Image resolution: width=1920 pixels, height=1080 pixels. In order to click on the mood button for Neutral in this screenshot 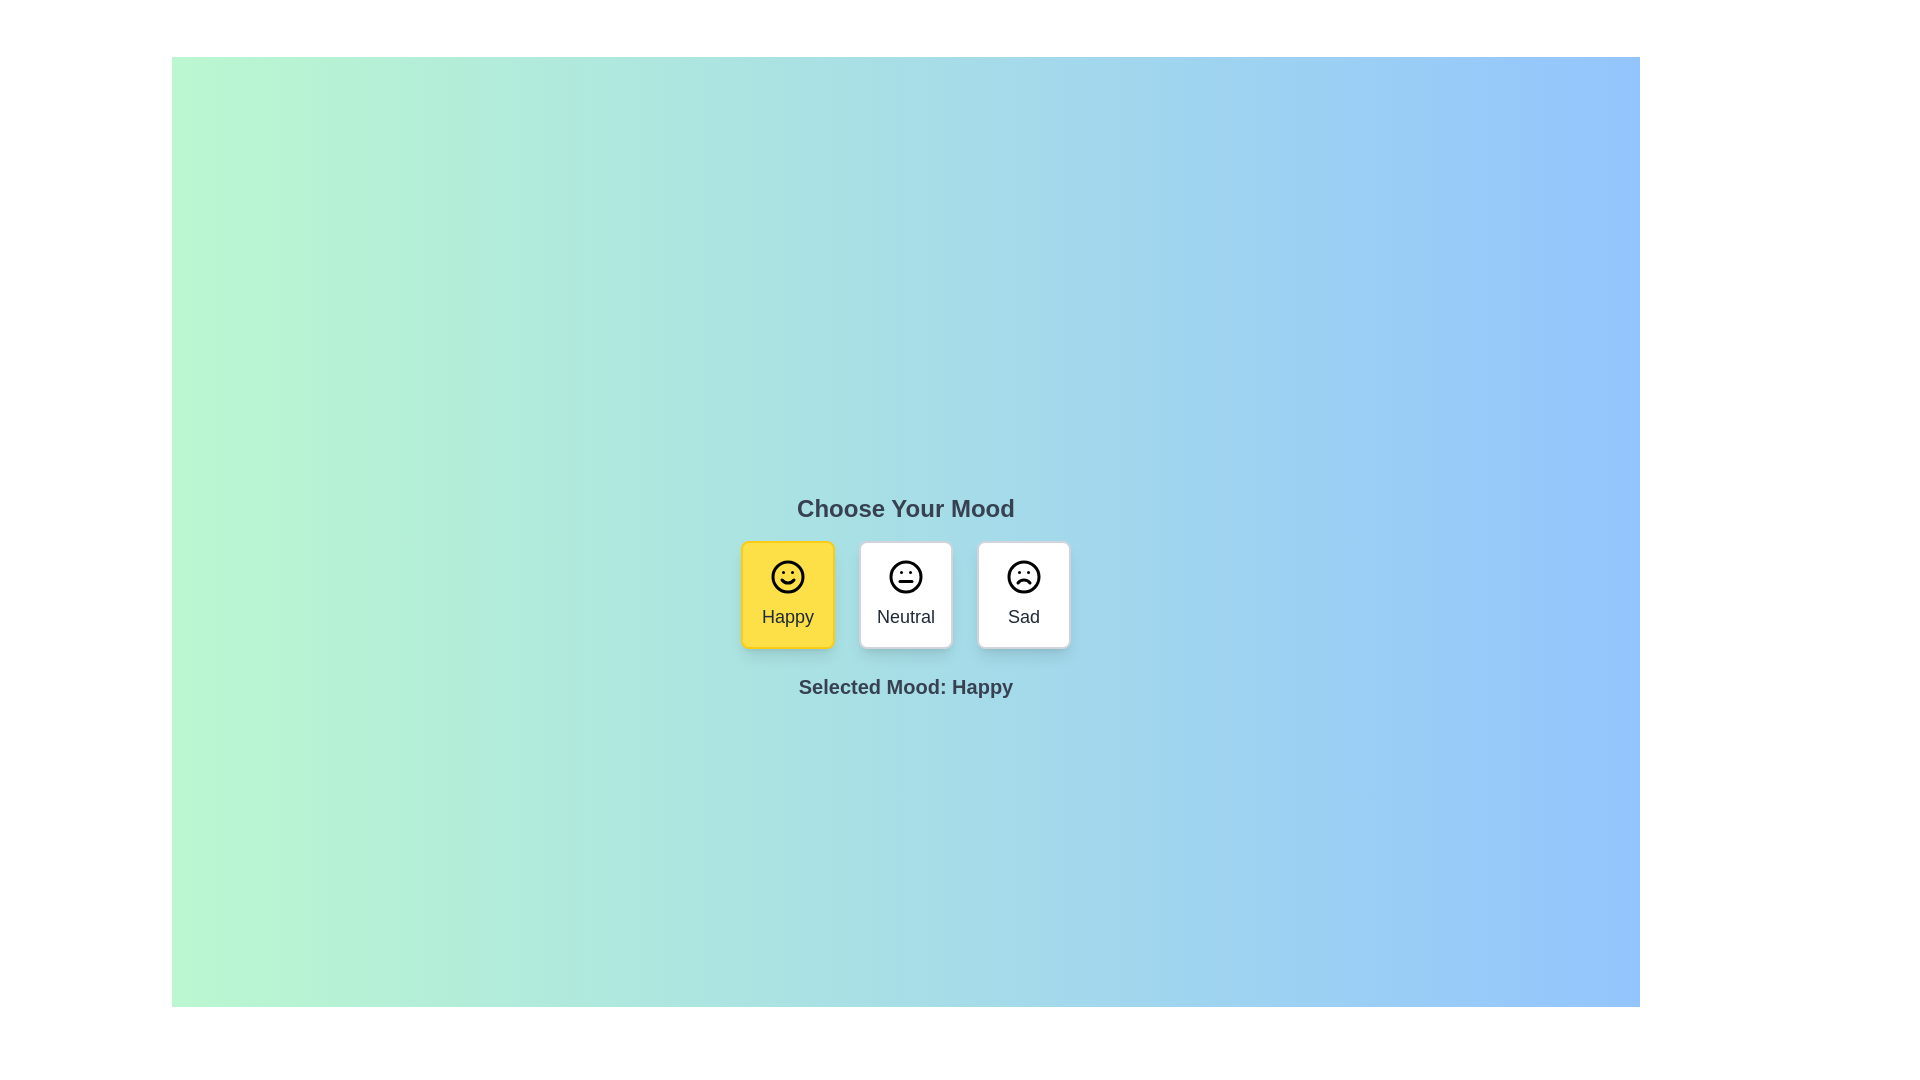, I will do `click(905, 593)`.